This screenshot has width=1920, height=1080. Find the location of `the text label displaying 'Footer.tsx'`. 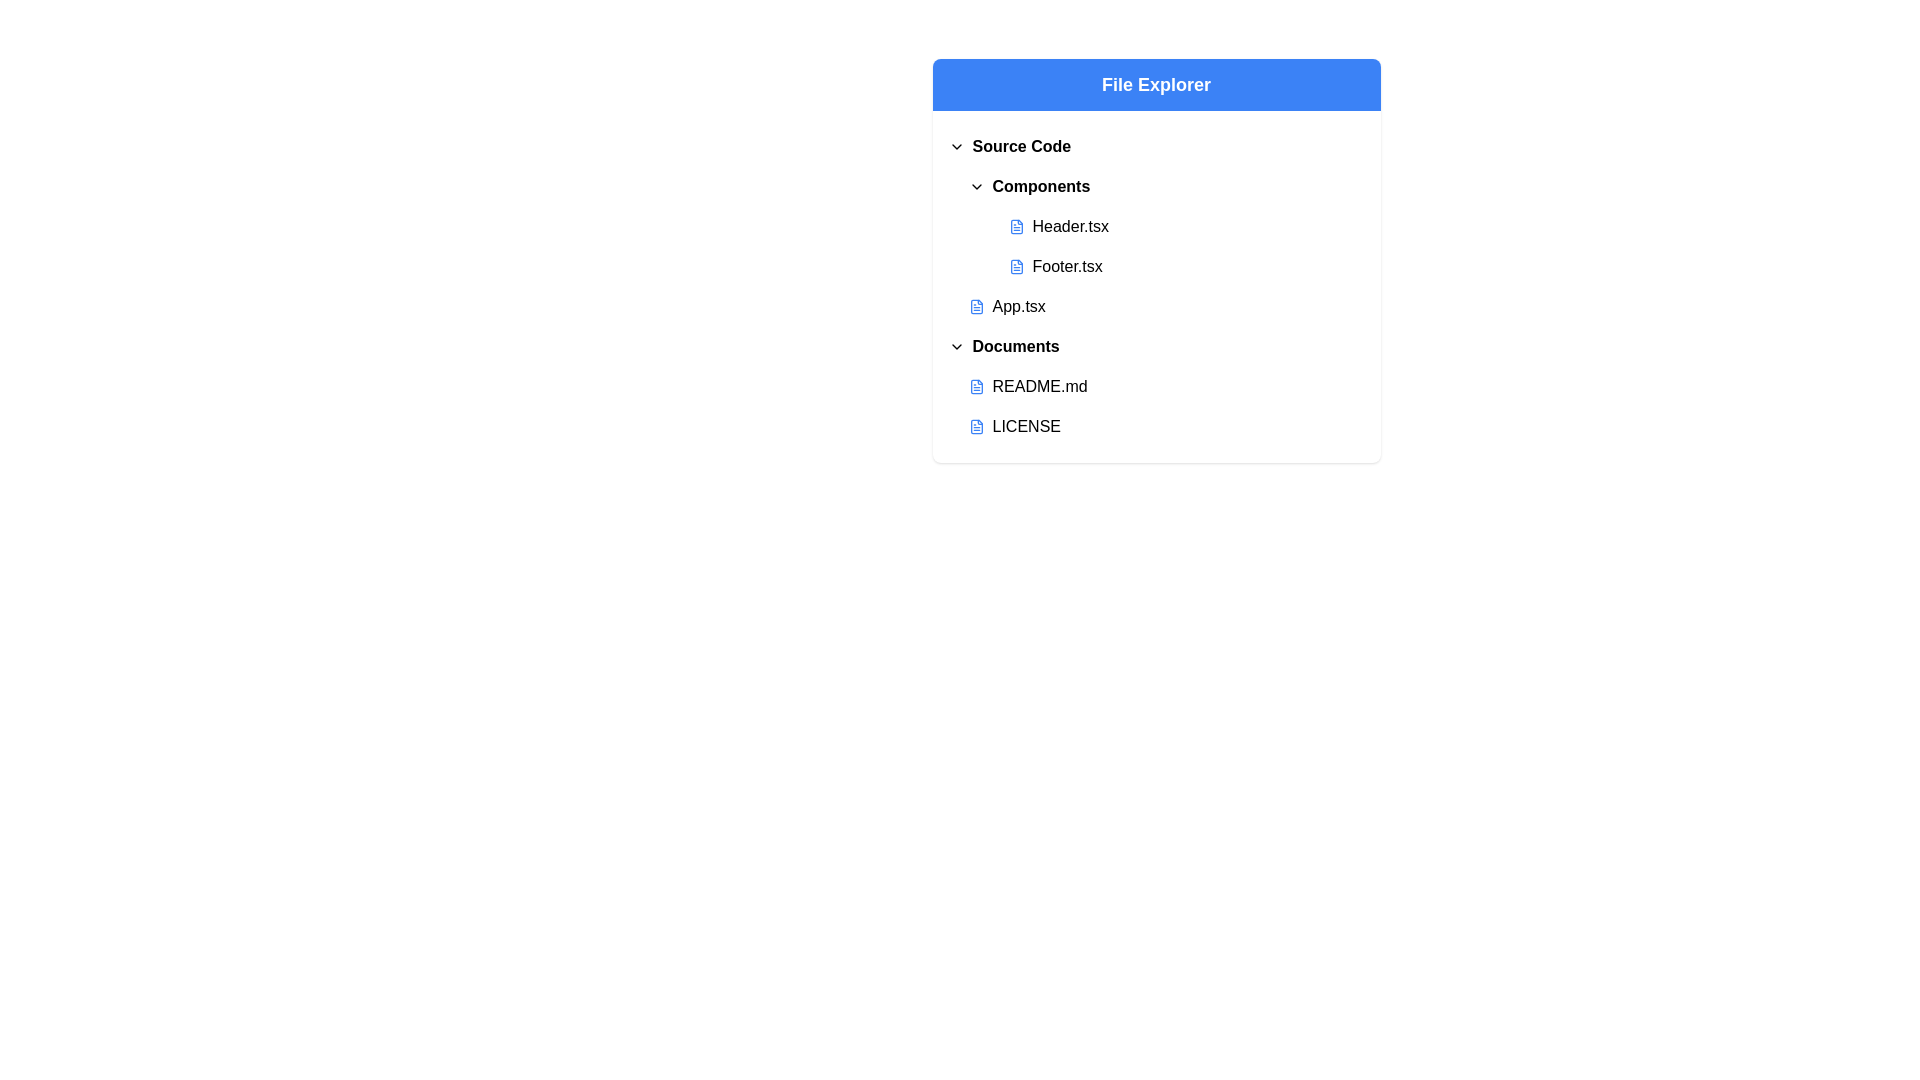

the text label displaying 'Footer.tsx' is located at coordinates (1065, 265).